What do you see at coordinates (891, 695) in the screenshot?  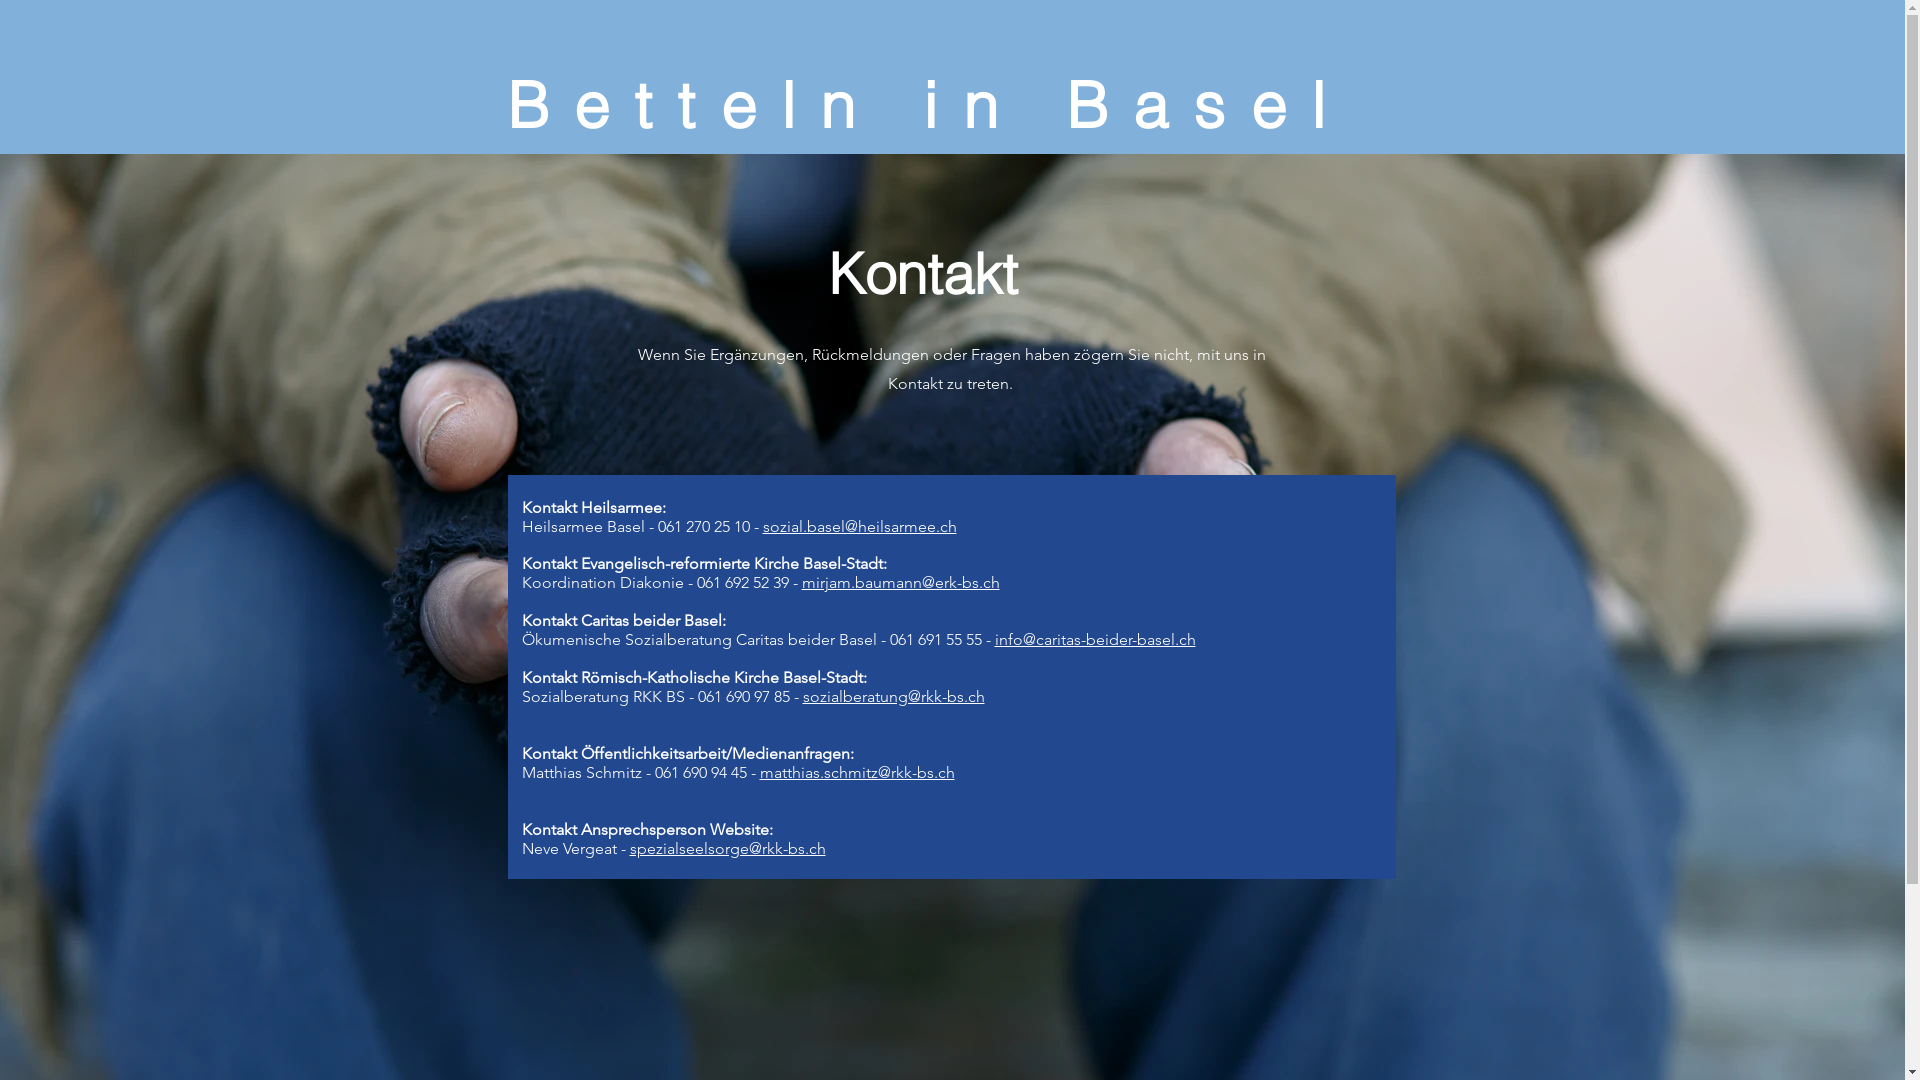 I see `'sozialberatung@rkk-bs.ch'` at bounding box center [891, 695].